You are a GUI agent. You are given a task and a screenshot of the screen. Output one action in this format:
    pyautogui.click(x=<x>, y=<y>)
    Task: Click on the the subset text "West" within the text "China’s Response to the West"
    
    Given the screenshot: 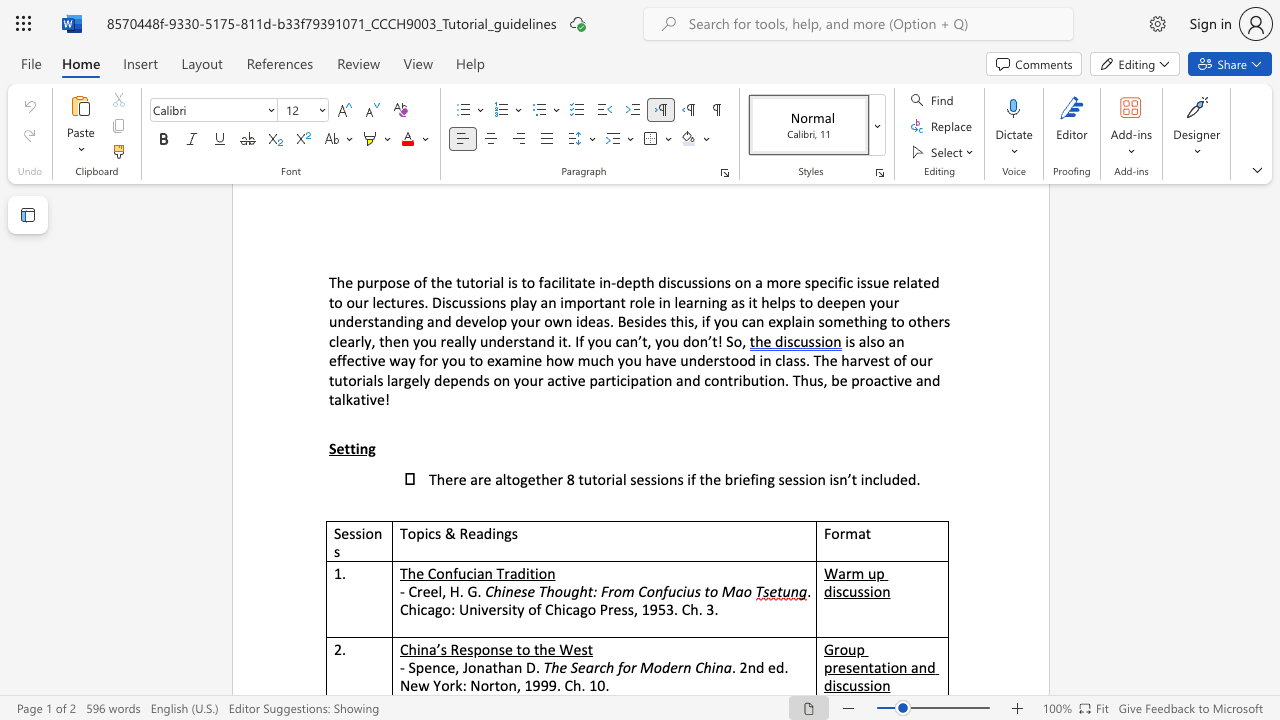 What is the action you would take?
    pyautogui.click(x=559, y=649)
    